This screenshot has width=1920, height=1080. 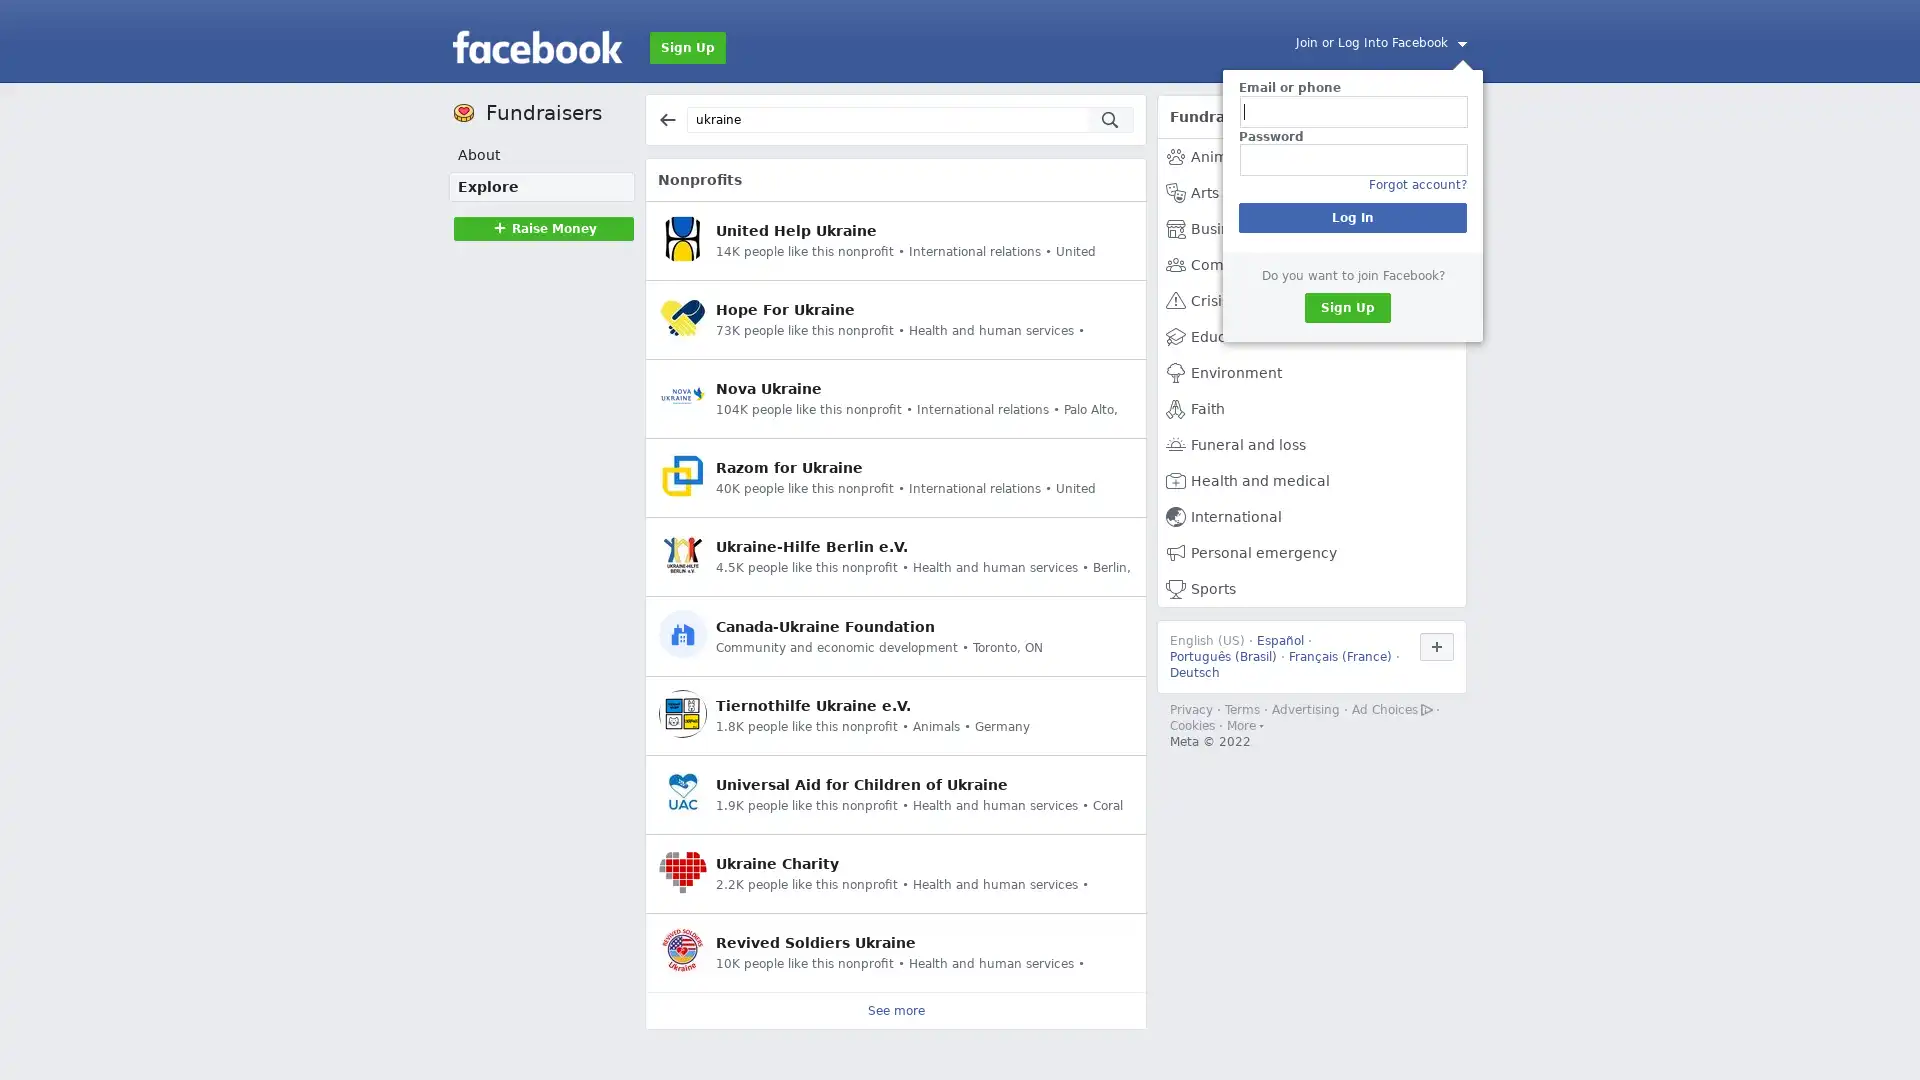 I want to click on Raise MoneyRaise Money, so click(x=543, y=226).